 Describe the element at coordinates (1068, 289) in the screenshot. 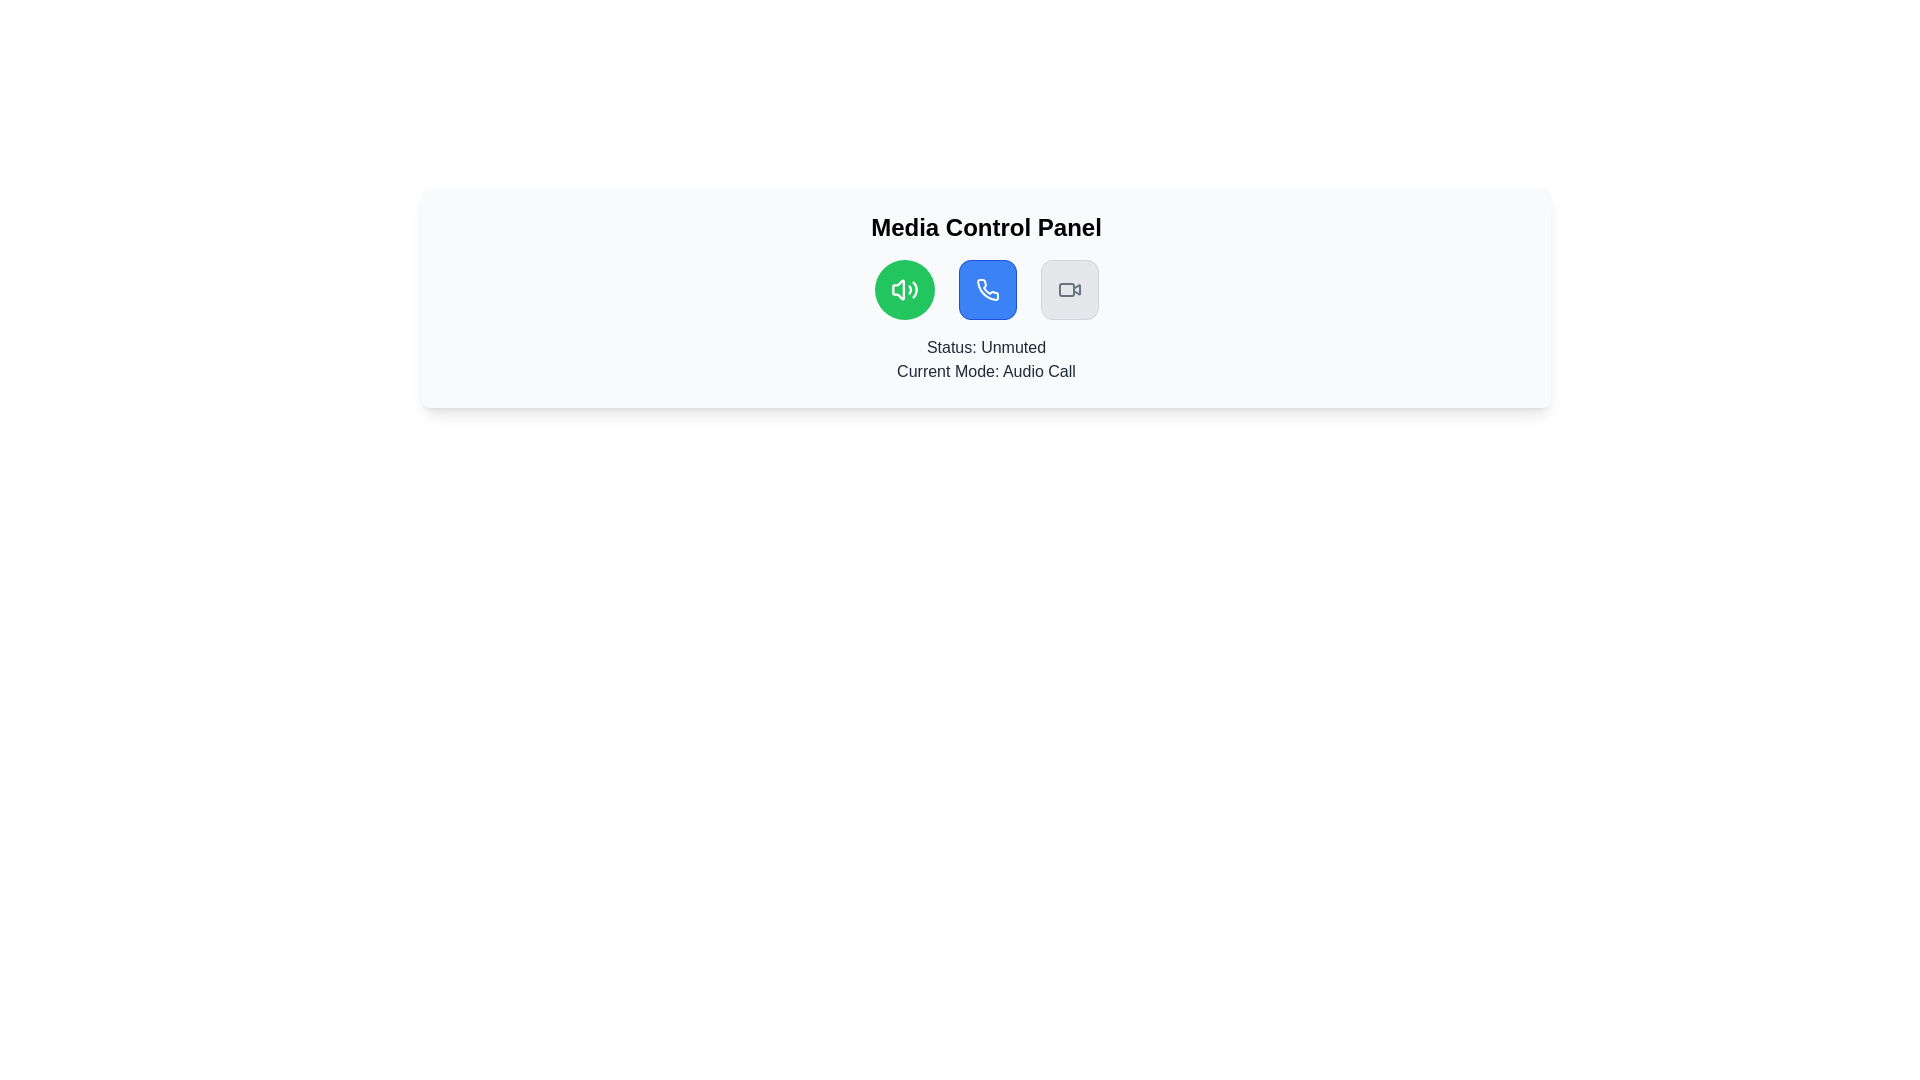

I see `the third button from the left in the horizontal row of controls at the bottom section of the interface to switch to video mode` at that location.